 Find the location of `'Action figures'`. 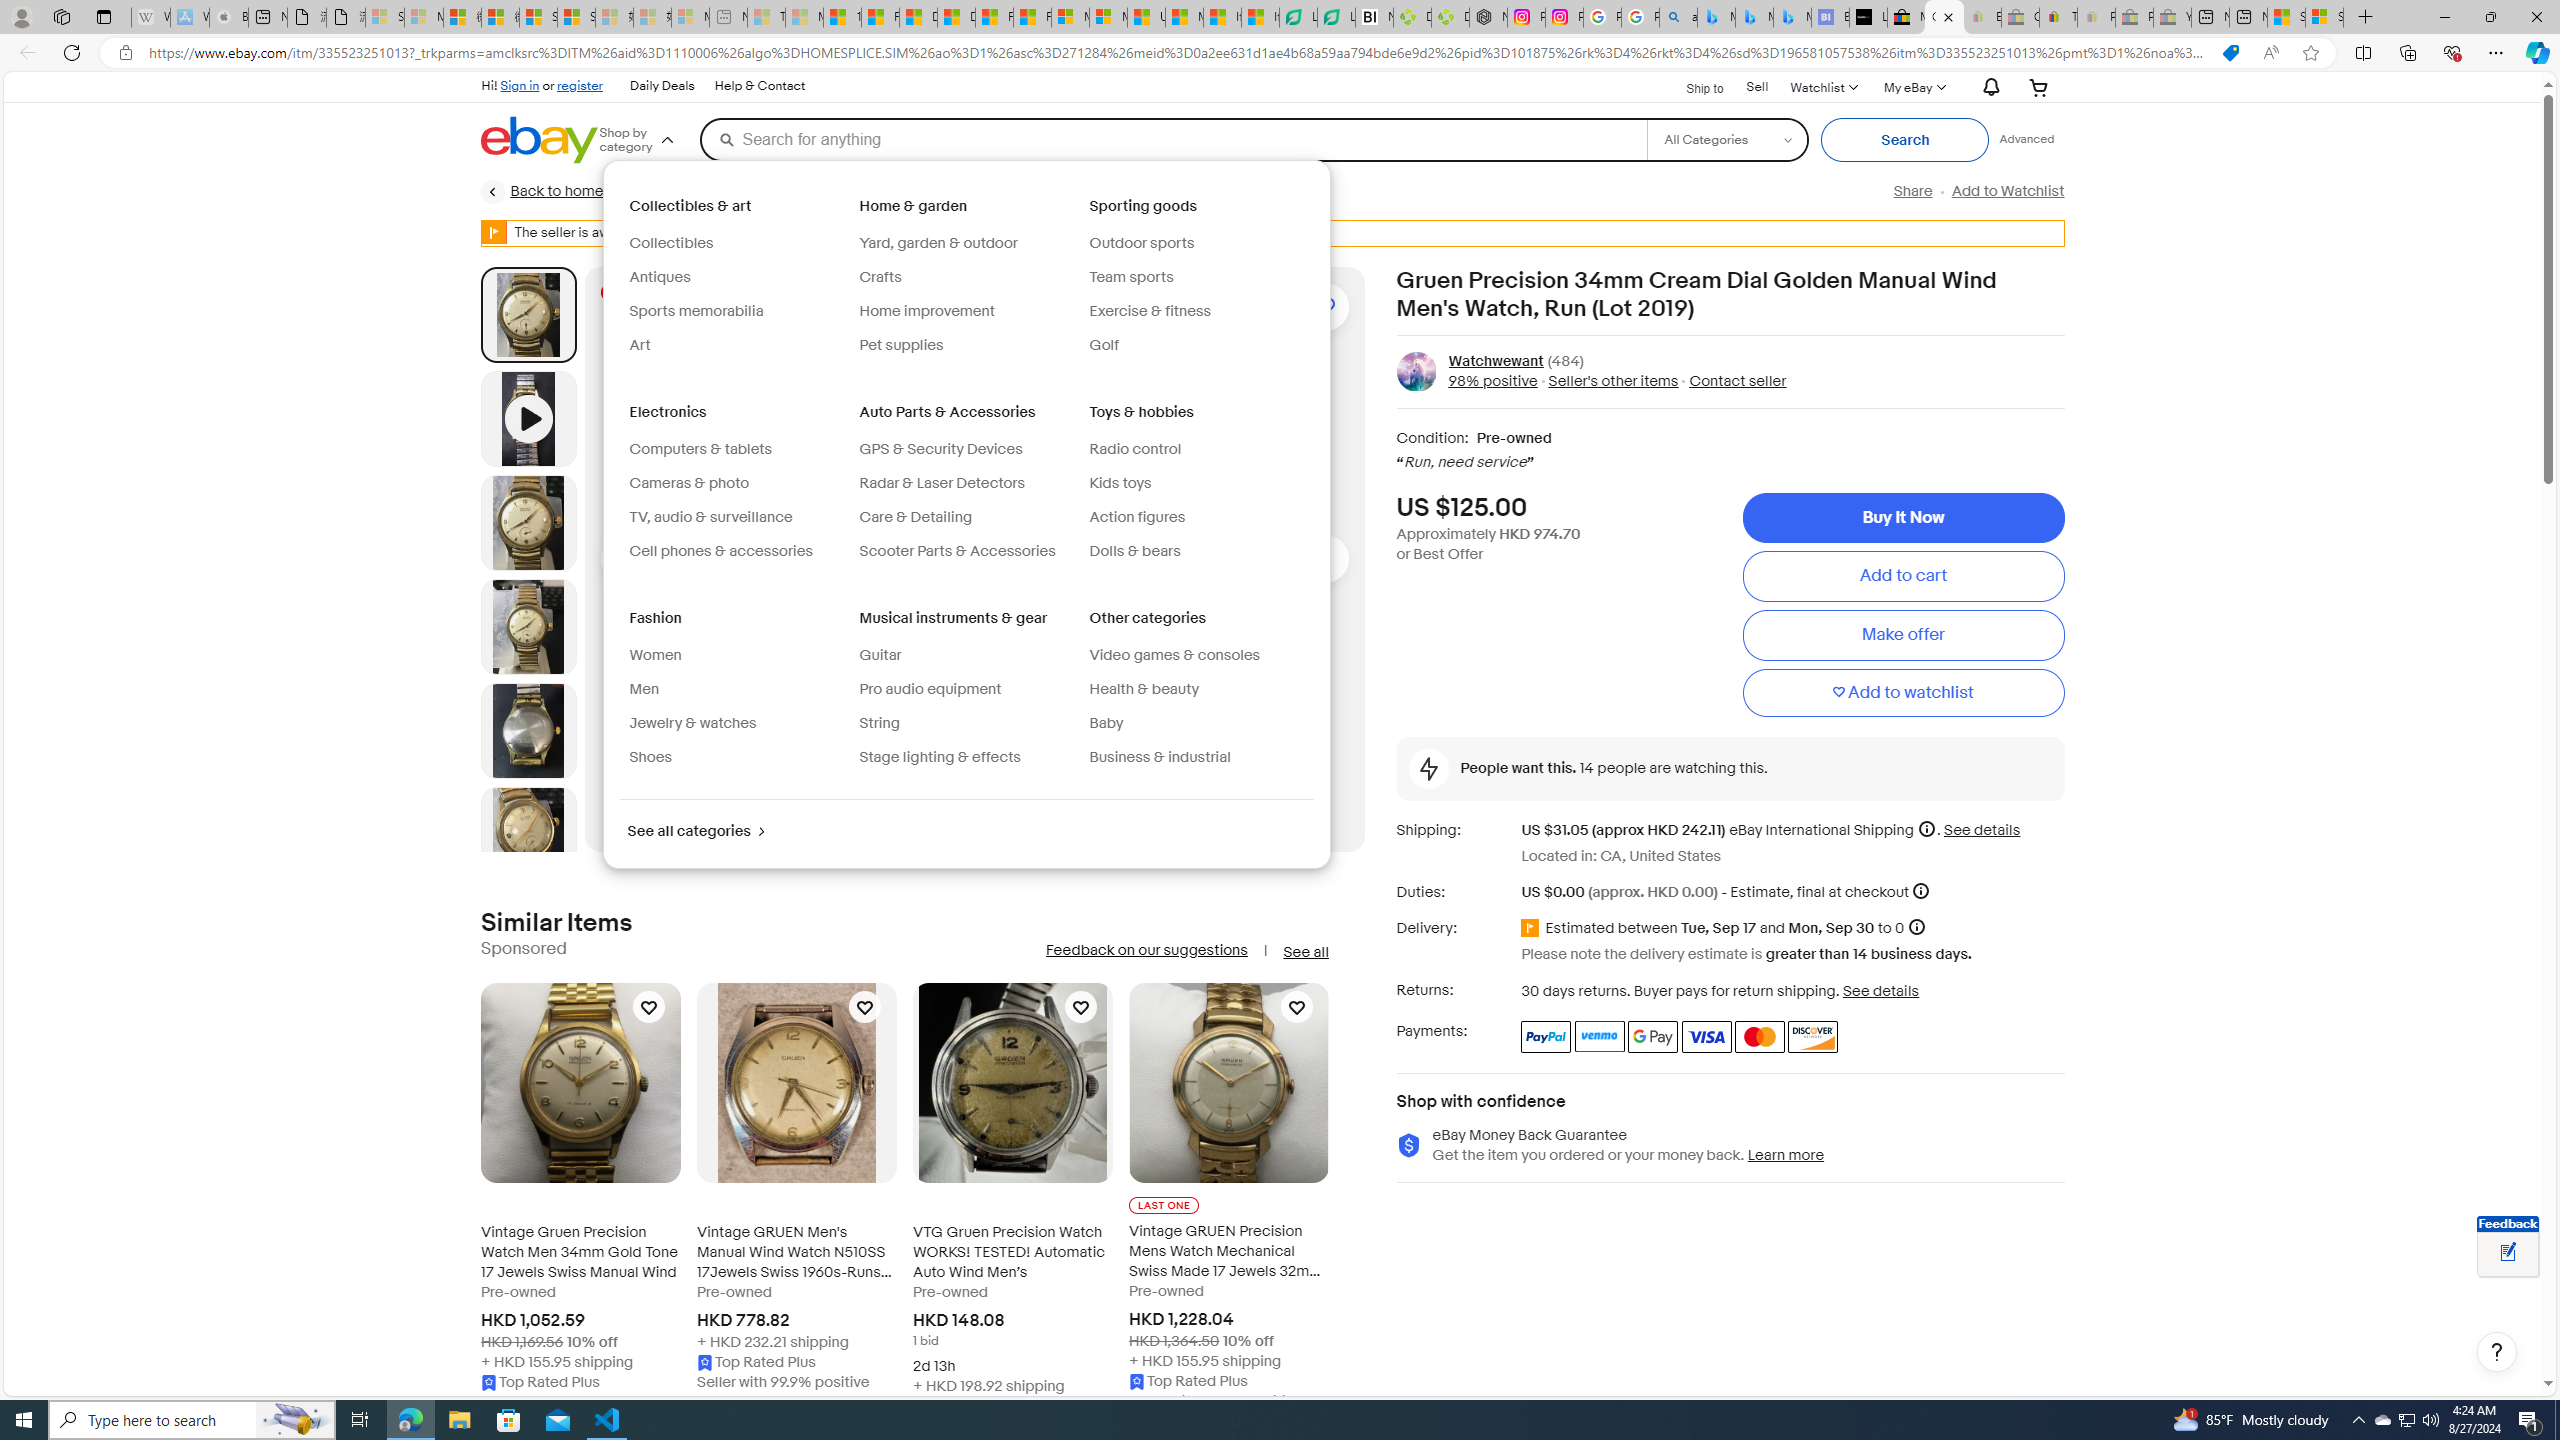

'Action figures' is located at coordinates (1194, 517).